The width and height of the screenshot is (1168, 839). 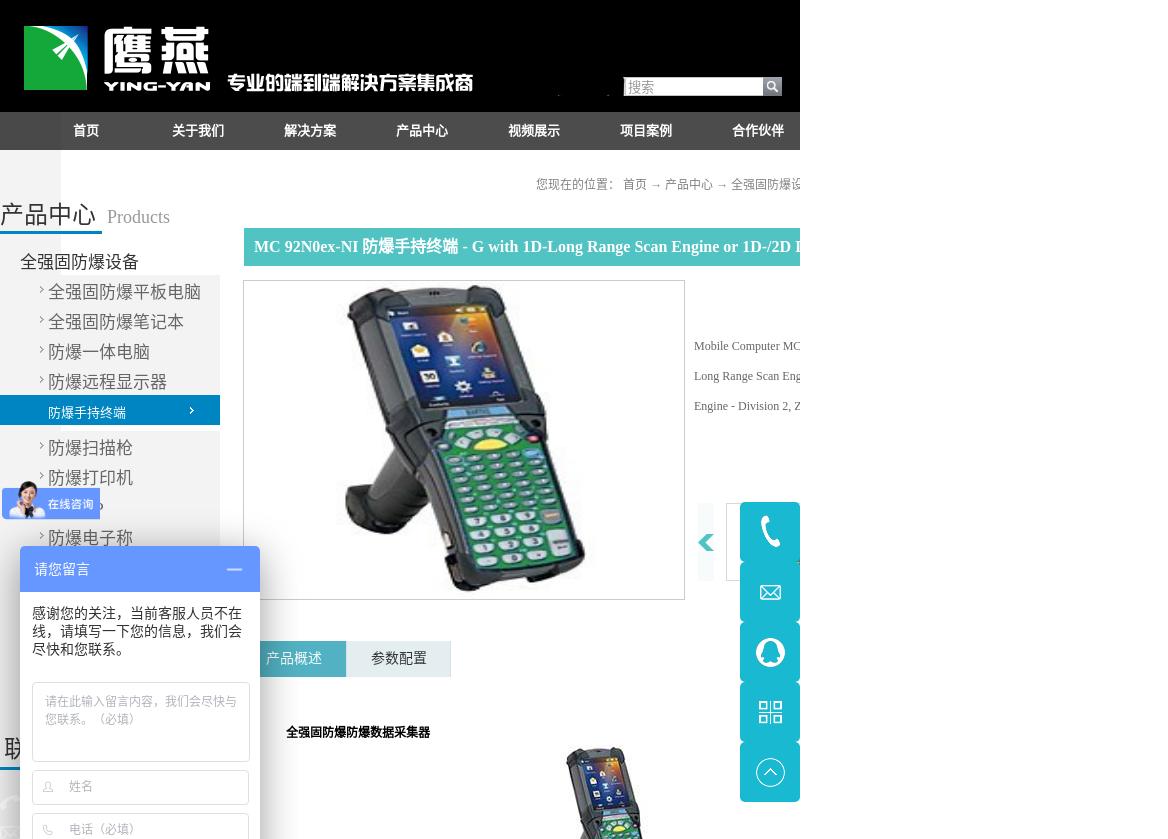 I want to click on 'Engine -', so click(x=693, y=405).